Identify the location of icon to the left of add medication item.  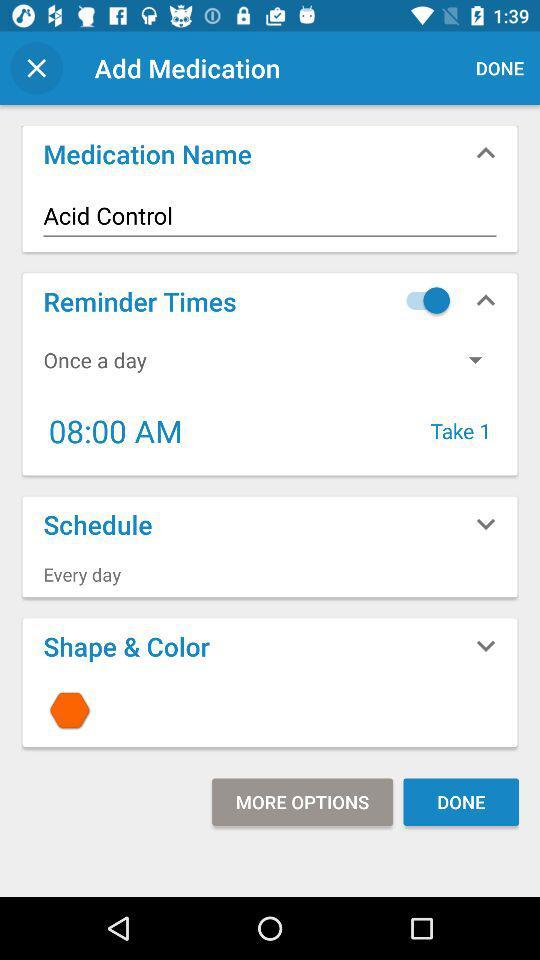
(36, 68).